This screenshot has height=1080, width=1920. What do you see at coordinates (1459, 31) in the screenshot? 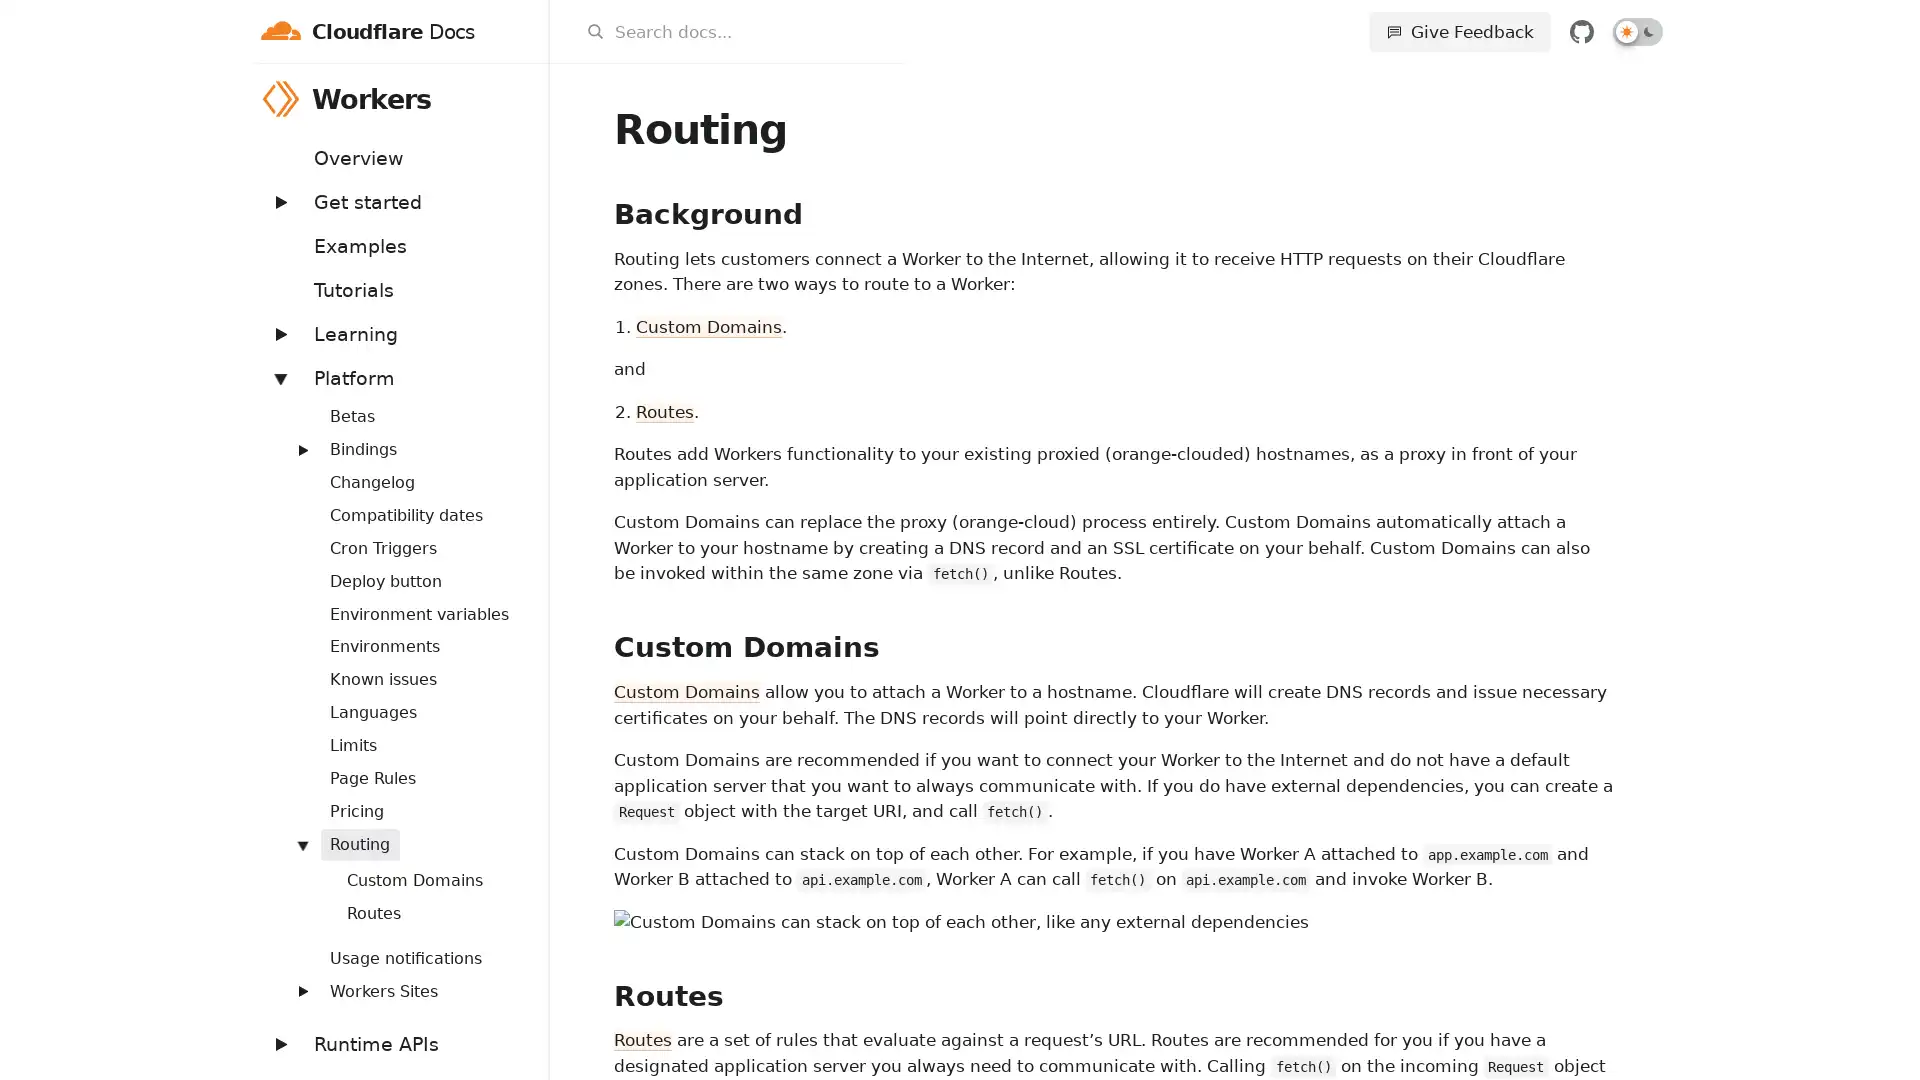
I see `Give Feedback` at bounding box center [1459, 31].